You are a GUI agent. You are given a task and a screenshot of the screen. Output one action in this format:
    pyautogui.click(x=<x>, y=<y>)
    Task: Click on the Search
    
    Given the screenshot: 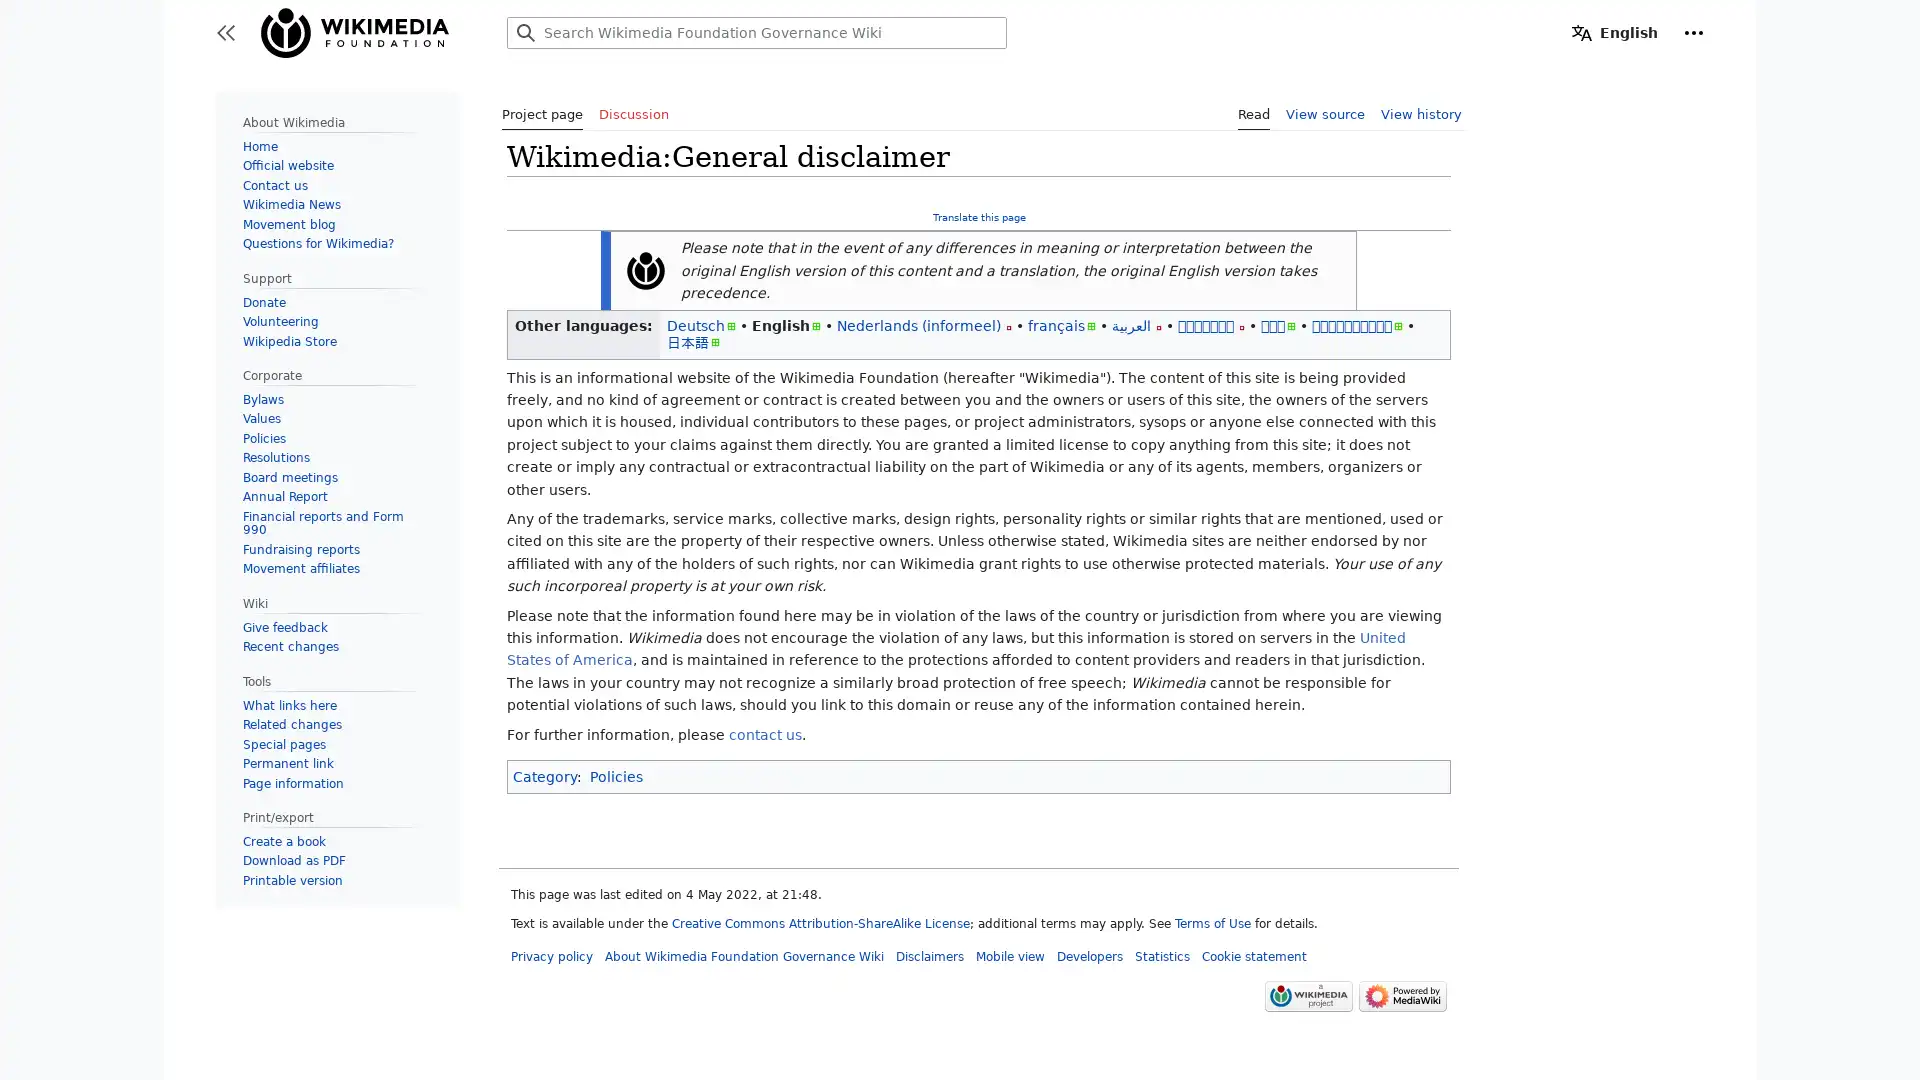 What is the action you would take?
    pyautogui.click(x=526, y=33)
    